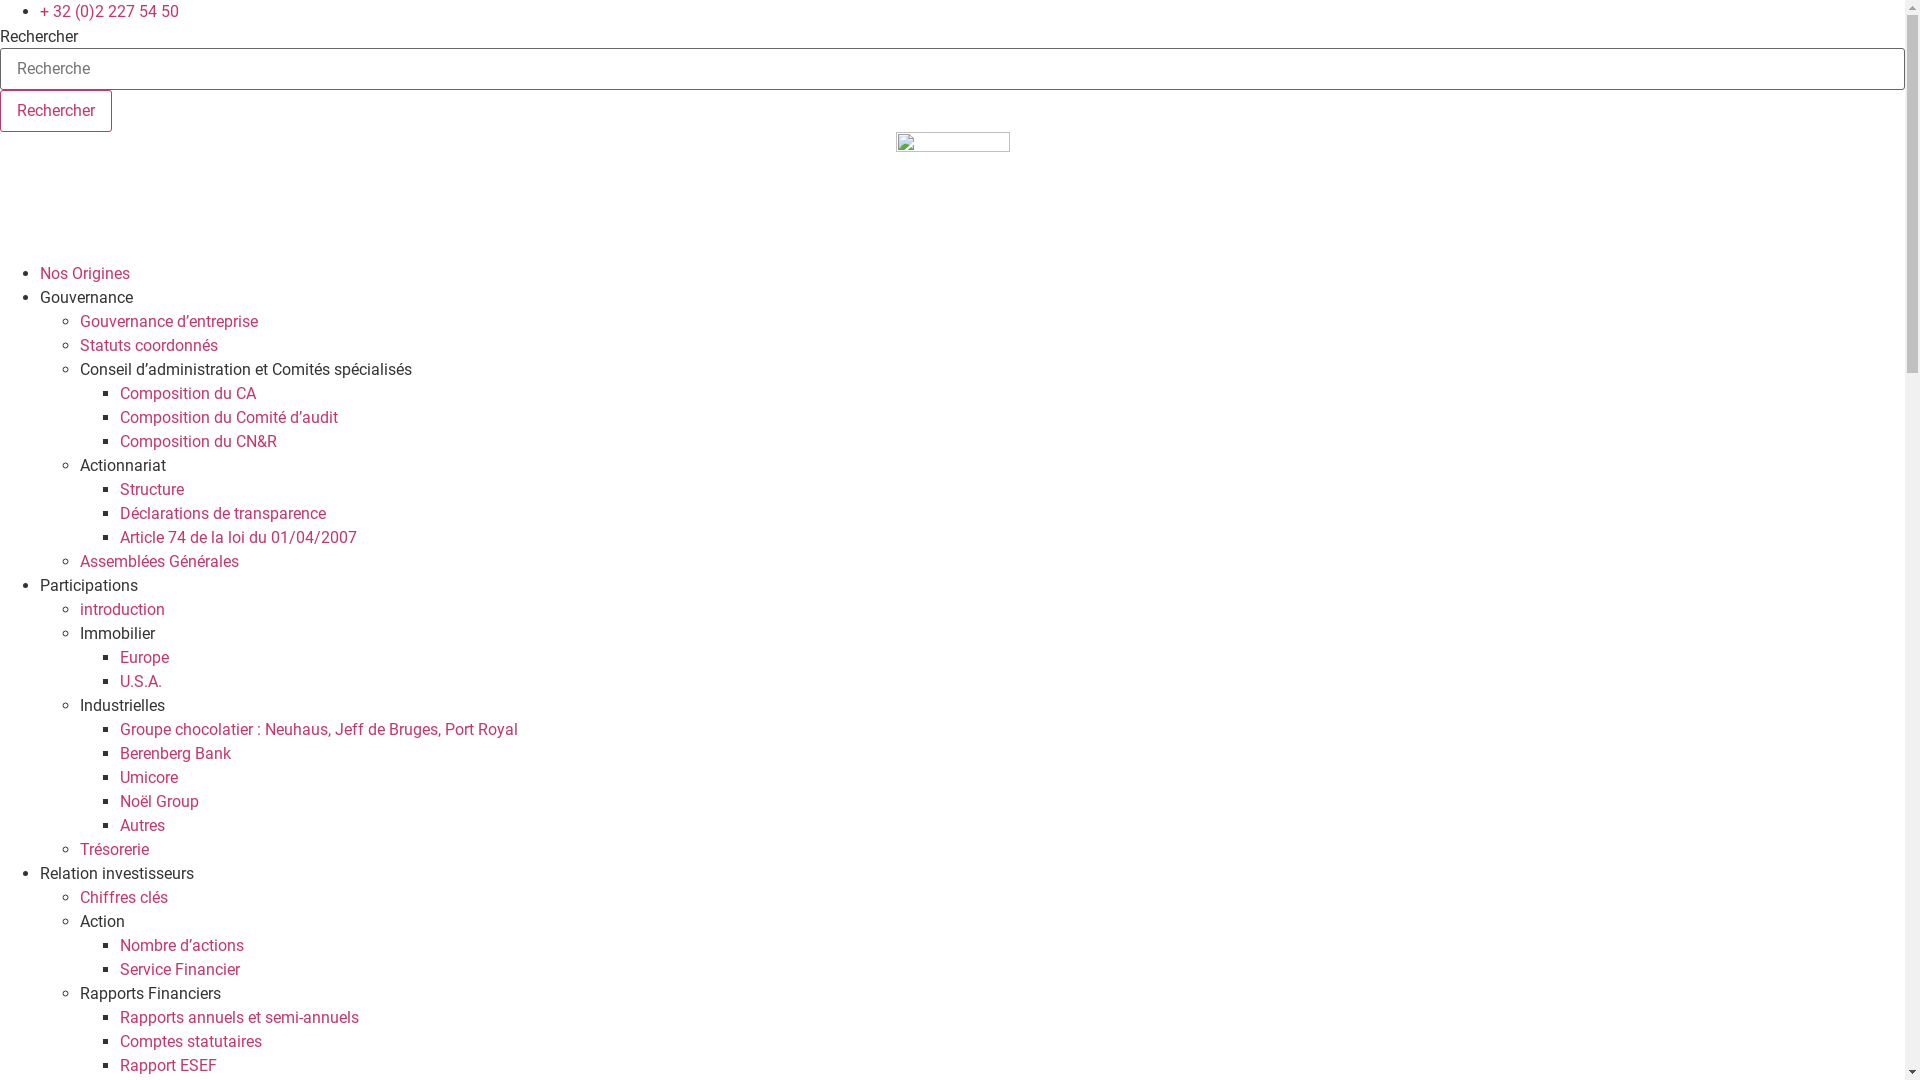 This screenshot has height=1080, width=1920. Describe the element at coordinates (151, 489) in the screenshot. I see `'Structure'` at that location.